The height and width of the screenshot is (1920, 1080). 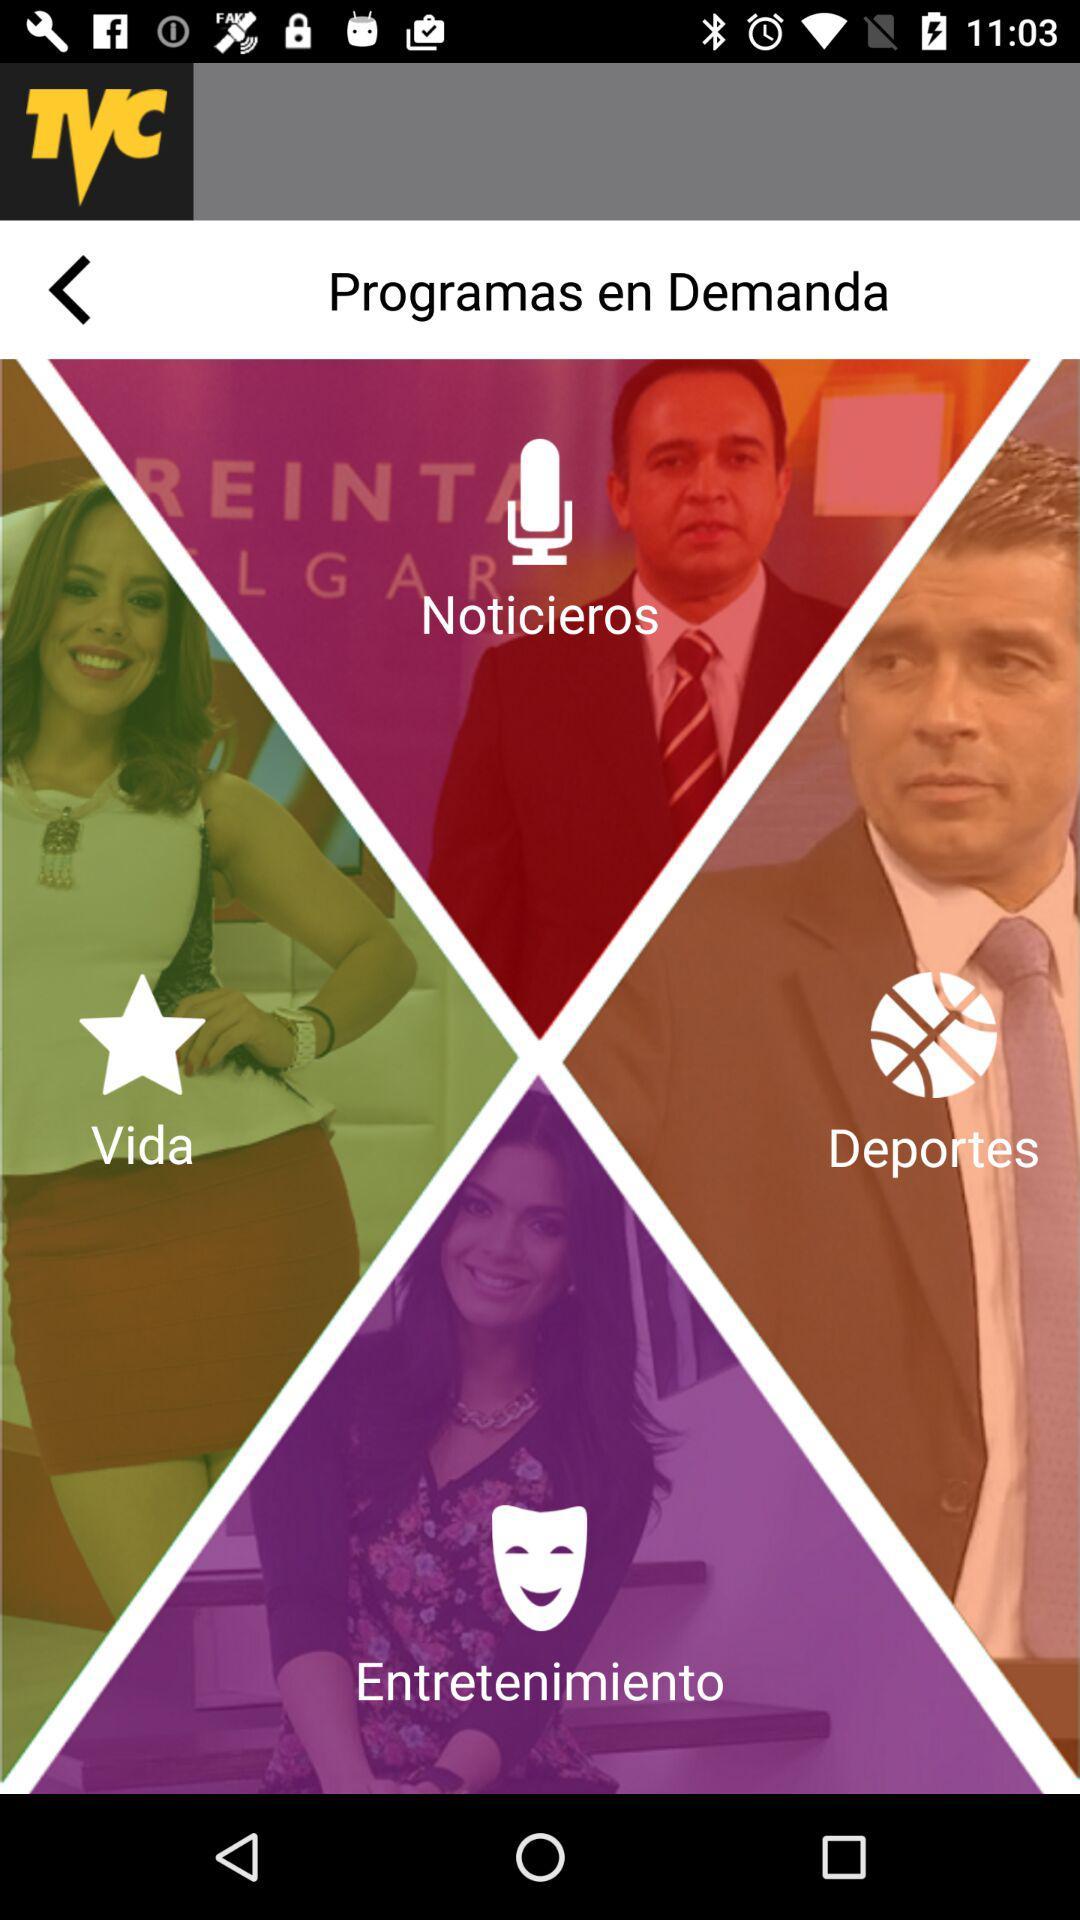 I want to click on the item below programas en demanda item, so click(x=540, y=543).